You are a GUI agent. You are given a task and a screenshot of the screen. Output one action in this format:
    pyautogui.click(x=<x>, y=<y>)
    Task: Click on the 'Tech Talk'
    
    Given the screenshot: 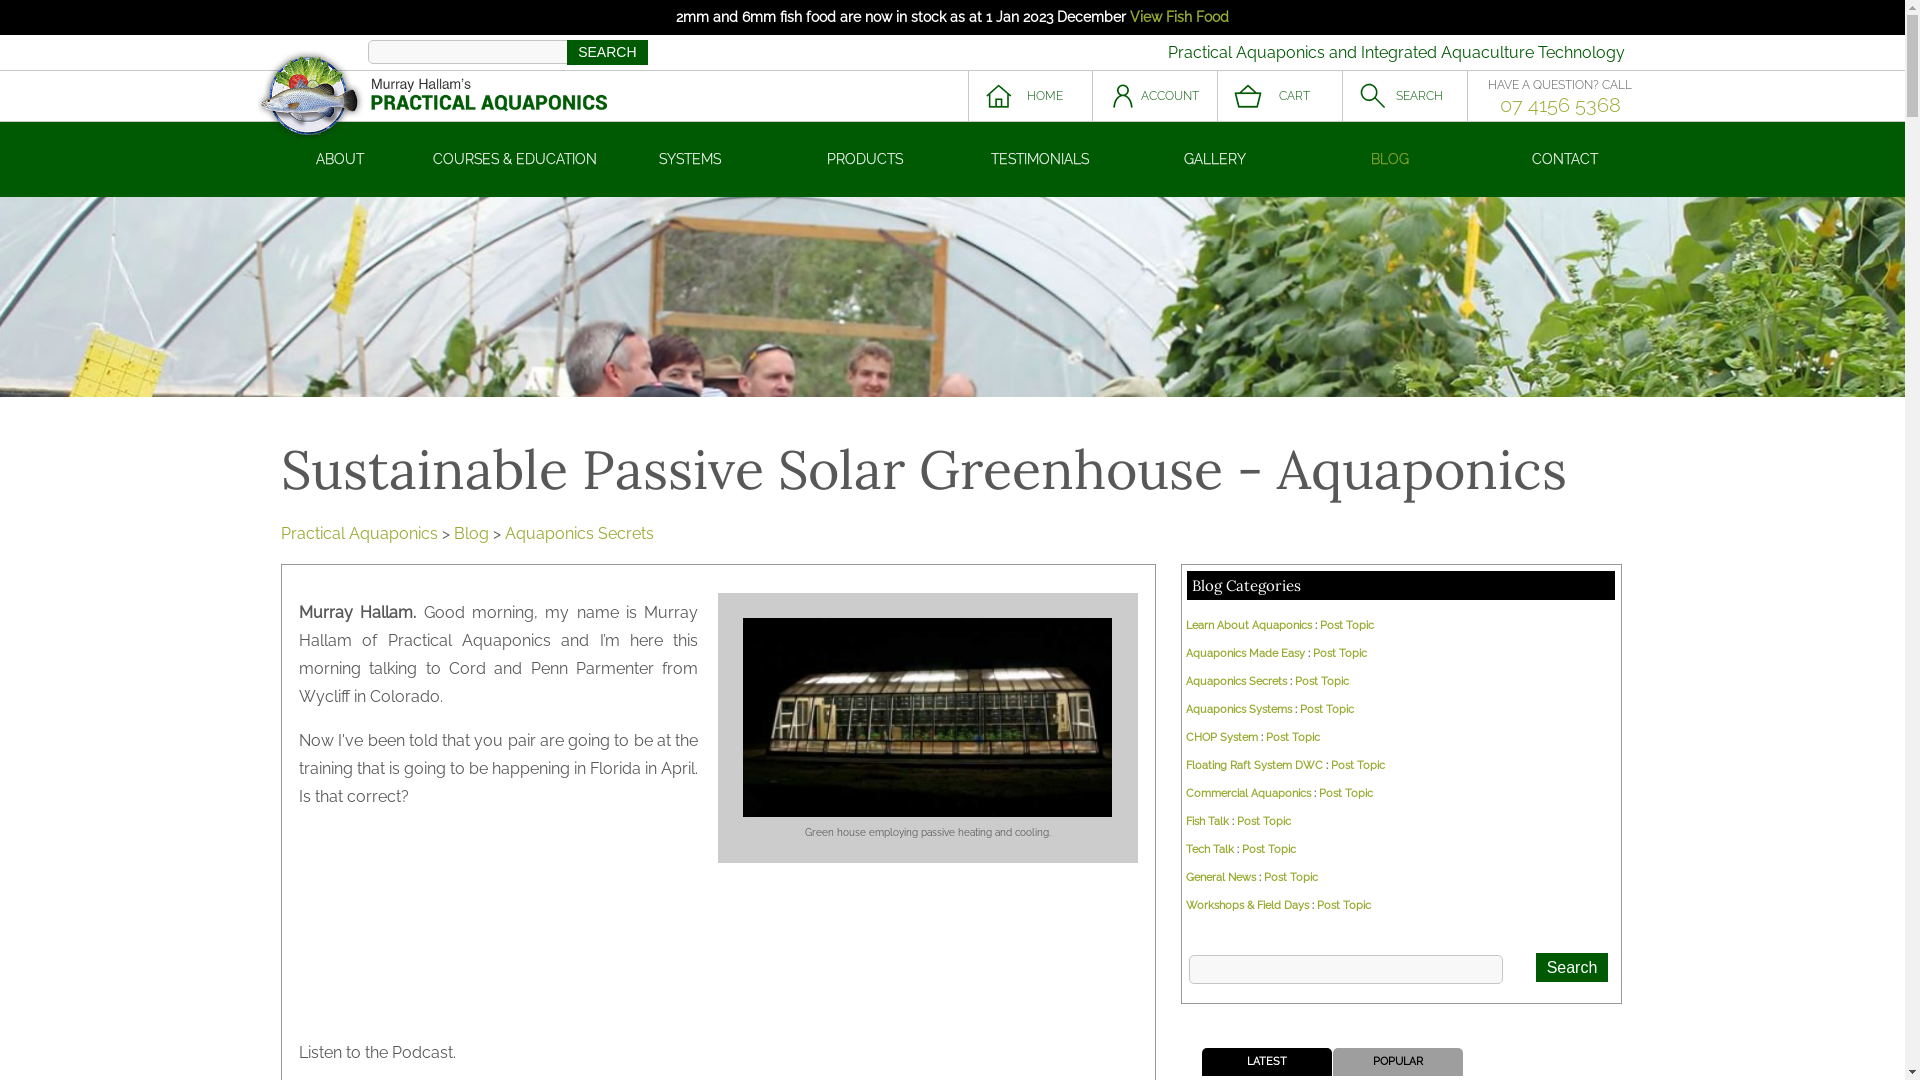 What is the action you would take?
    pyautogui.click(x=1208, y=849)
    